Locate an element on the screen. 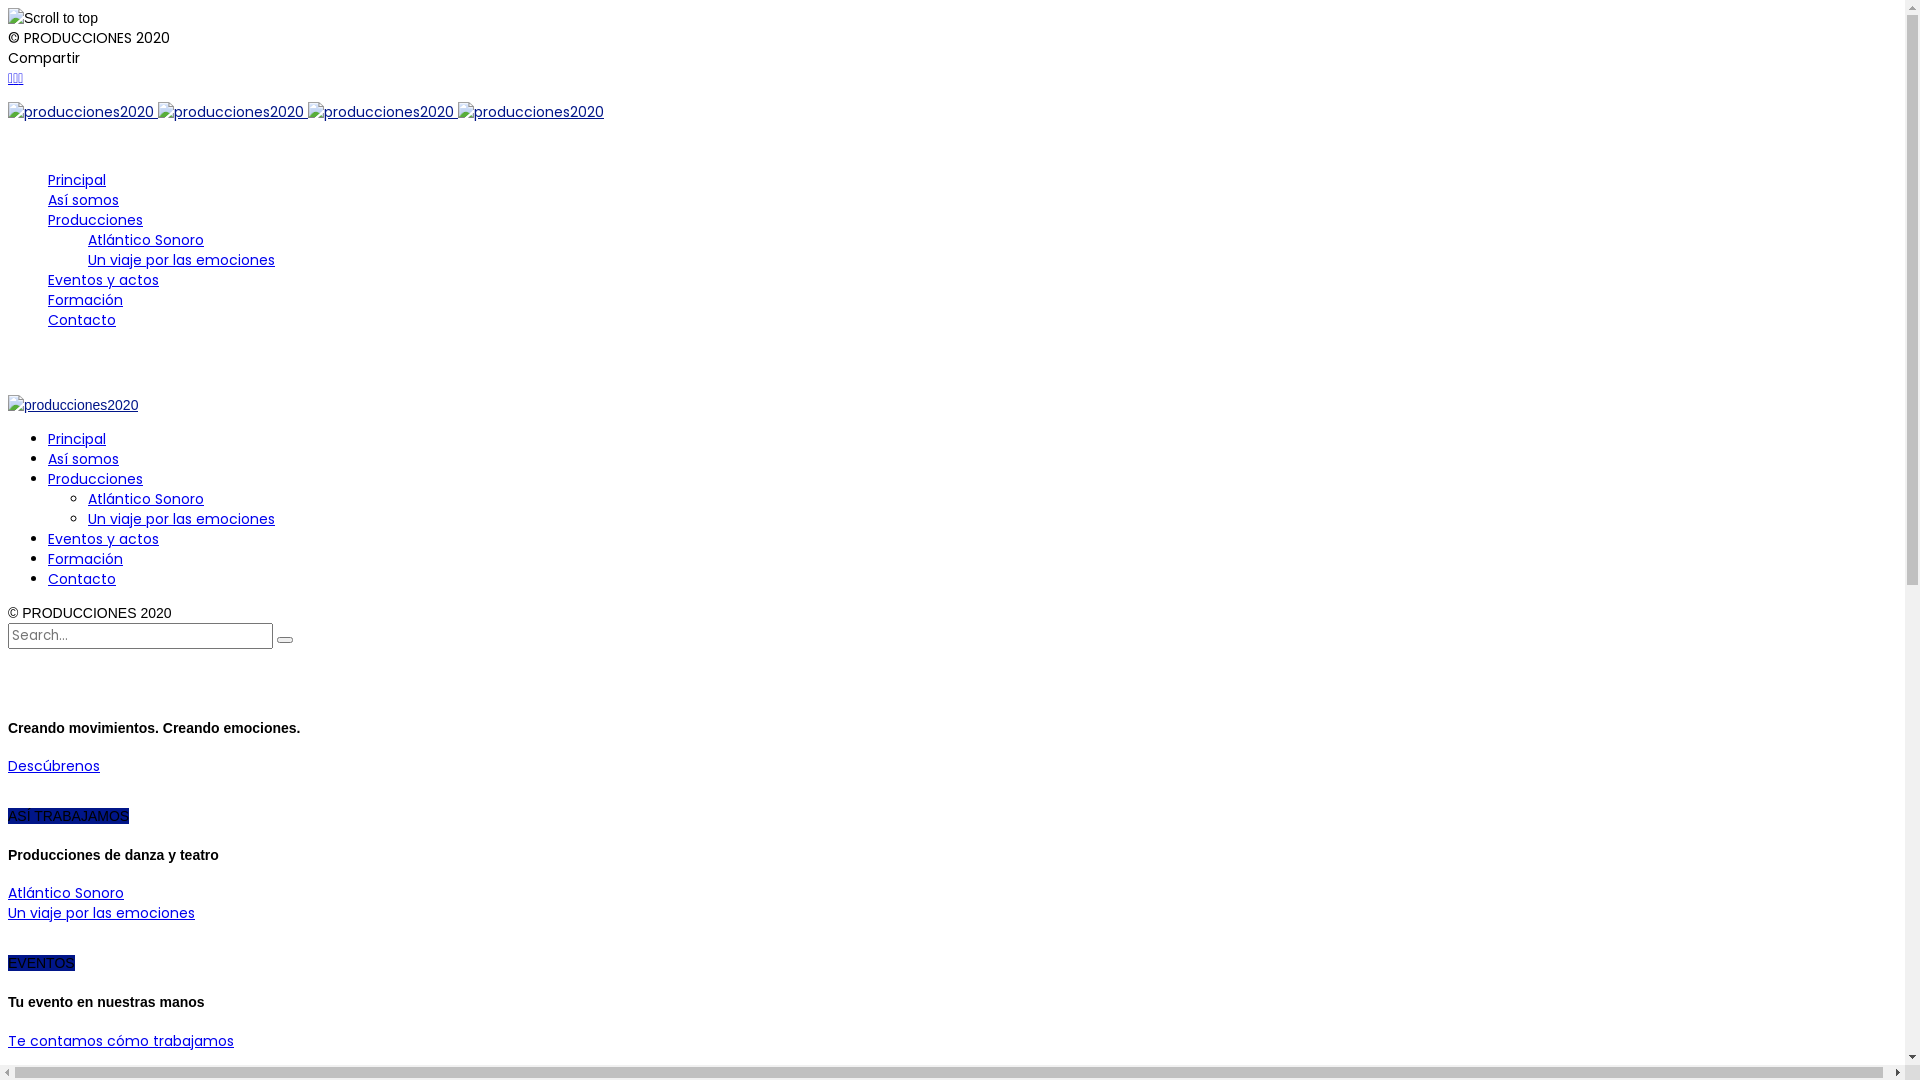  'Skip to content' is located at coordinates (7, 101).